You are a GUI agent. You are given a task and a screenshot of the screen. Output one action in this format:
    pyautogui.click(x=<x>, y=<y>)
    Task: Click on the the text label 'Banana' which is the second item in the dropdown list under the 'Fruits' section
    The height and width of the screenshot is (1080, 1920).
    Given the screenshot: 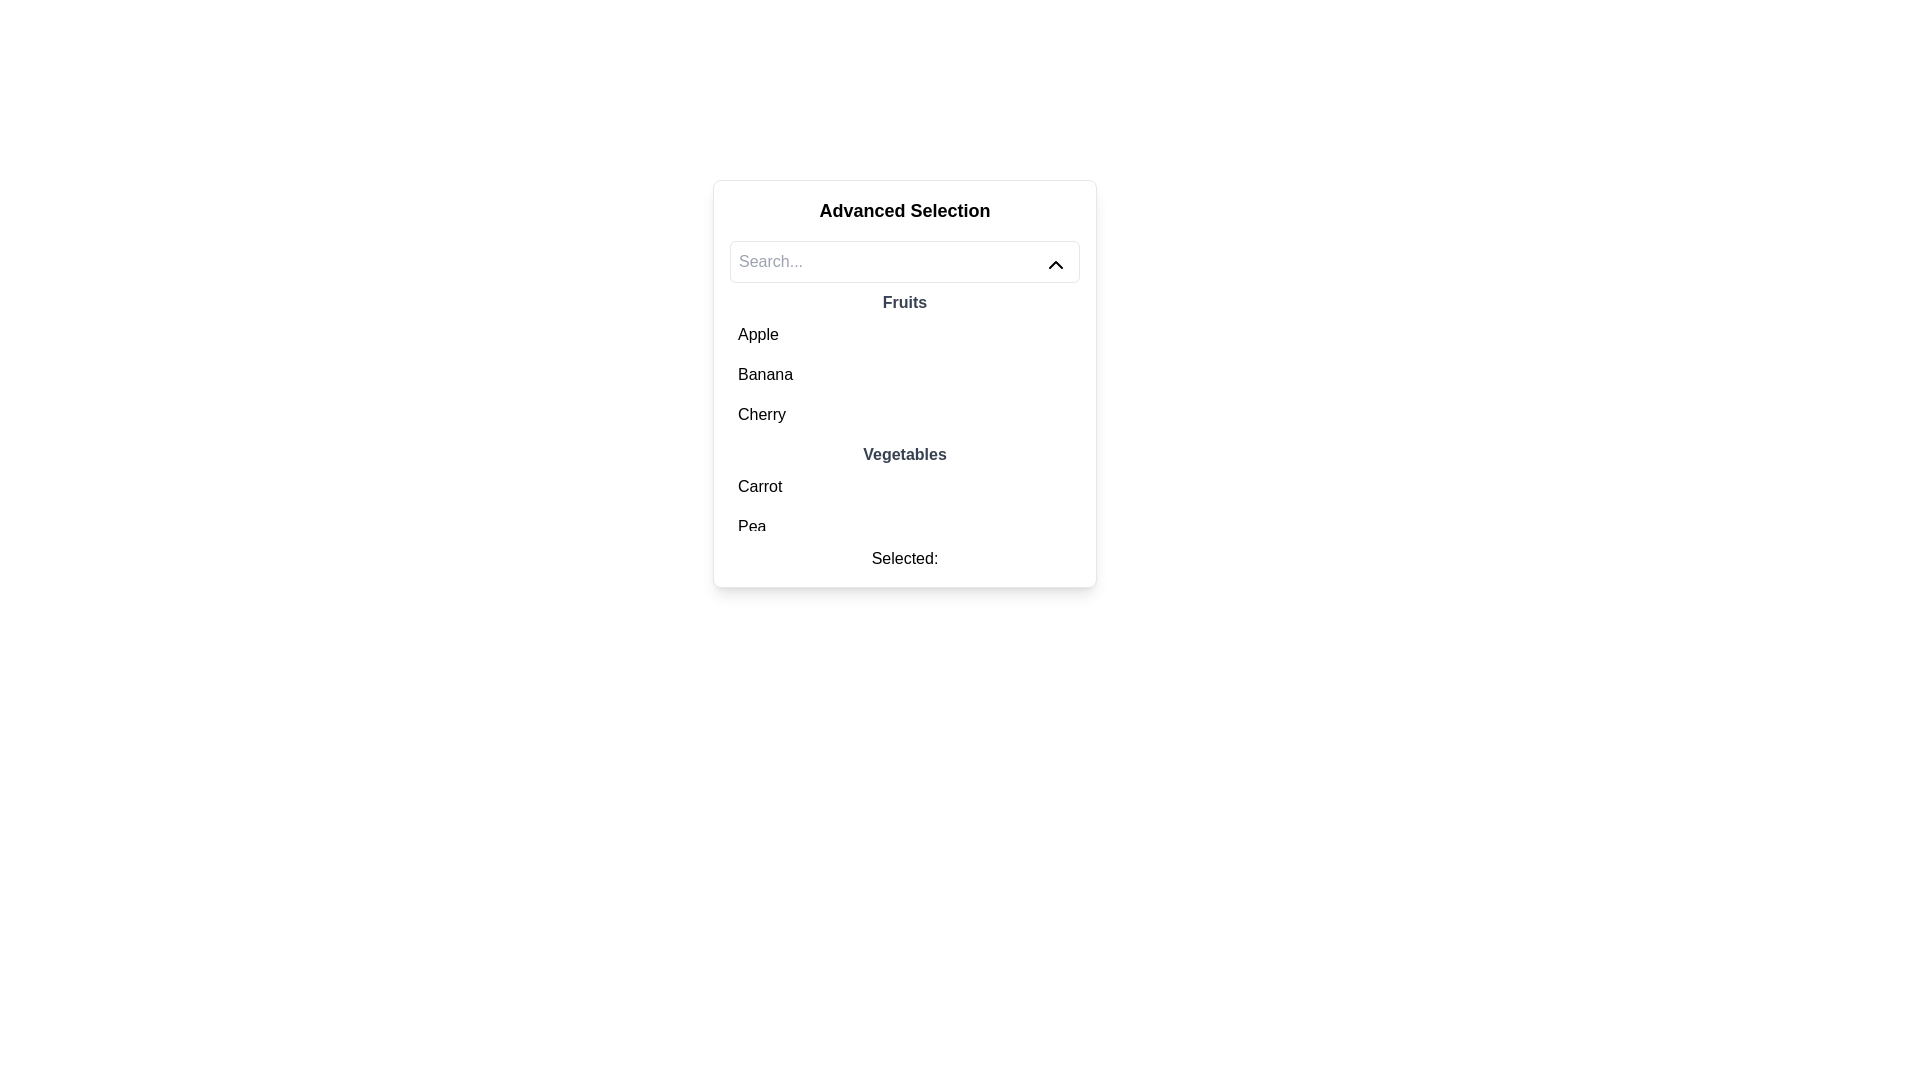 What is the action you would take?
    pyautogui.click(x=764, y=374)
    